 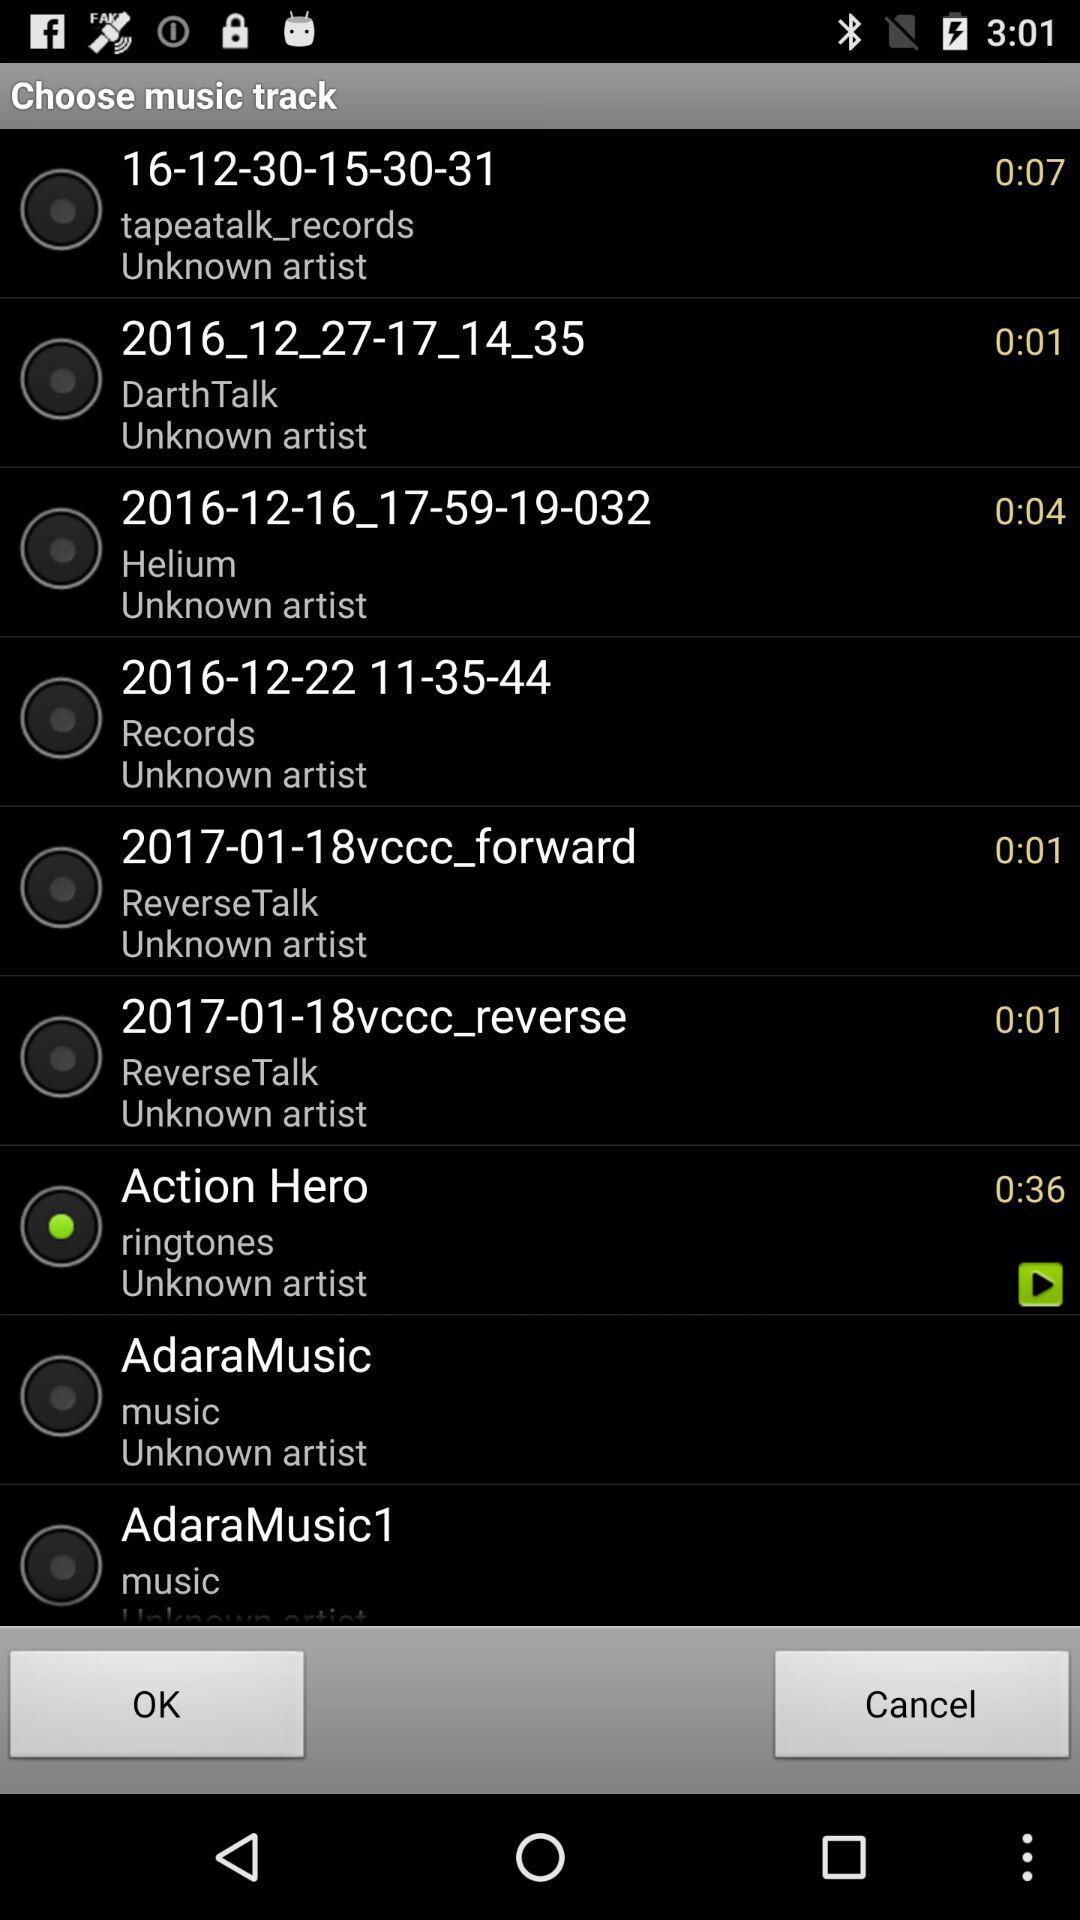 What do you see at coordinates (583, 1521) in the screenshot?
I see `adaramusic1 item` at bounding box center [583, 1521].